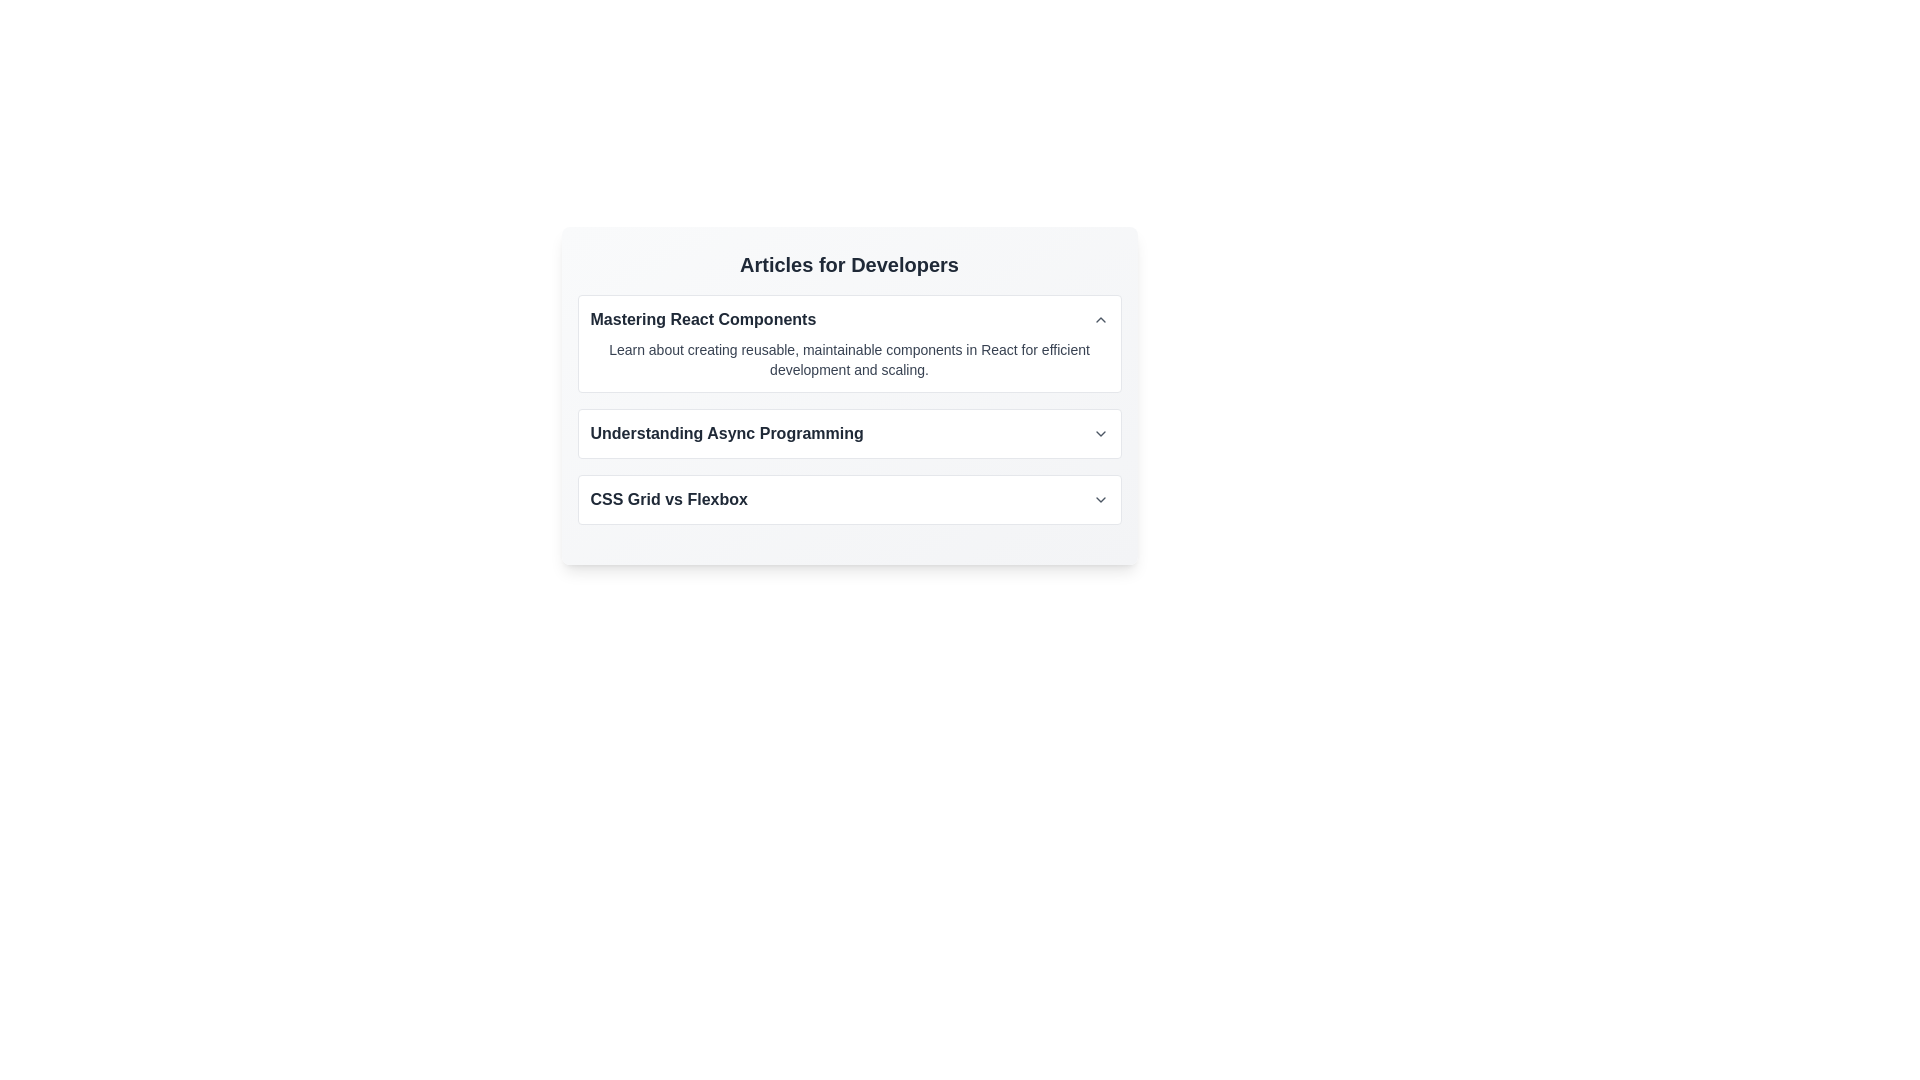 This screenshot has width=1920, height=1080. What do you see at coordinates (849, 499) in the screenshot?
I see `the third item in the vertically aligned list of sections` at bounding box center [849, 499].